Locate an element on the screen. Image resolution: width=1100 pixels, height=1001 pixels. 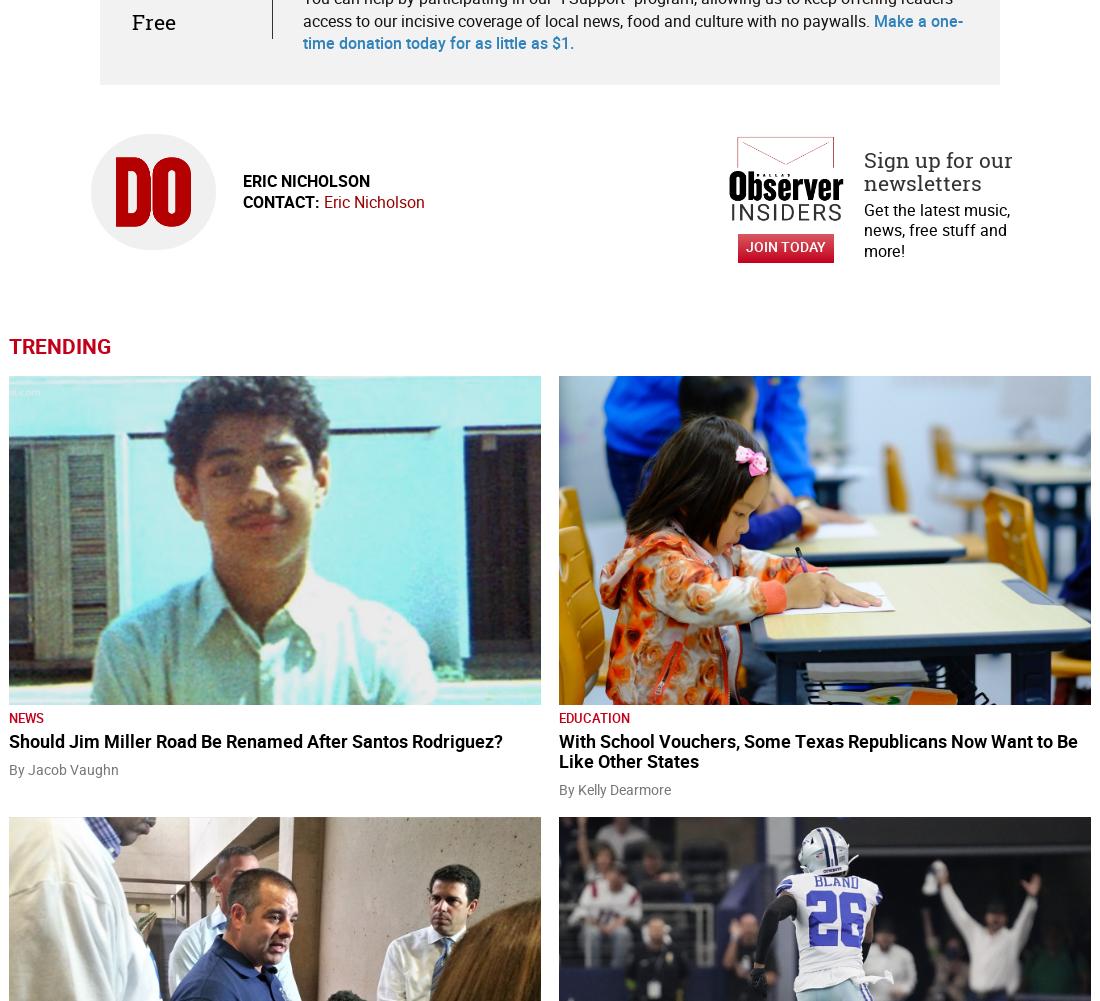
'Get the latest music, news, free stuff and more!' is located at coordinates (936, 229).